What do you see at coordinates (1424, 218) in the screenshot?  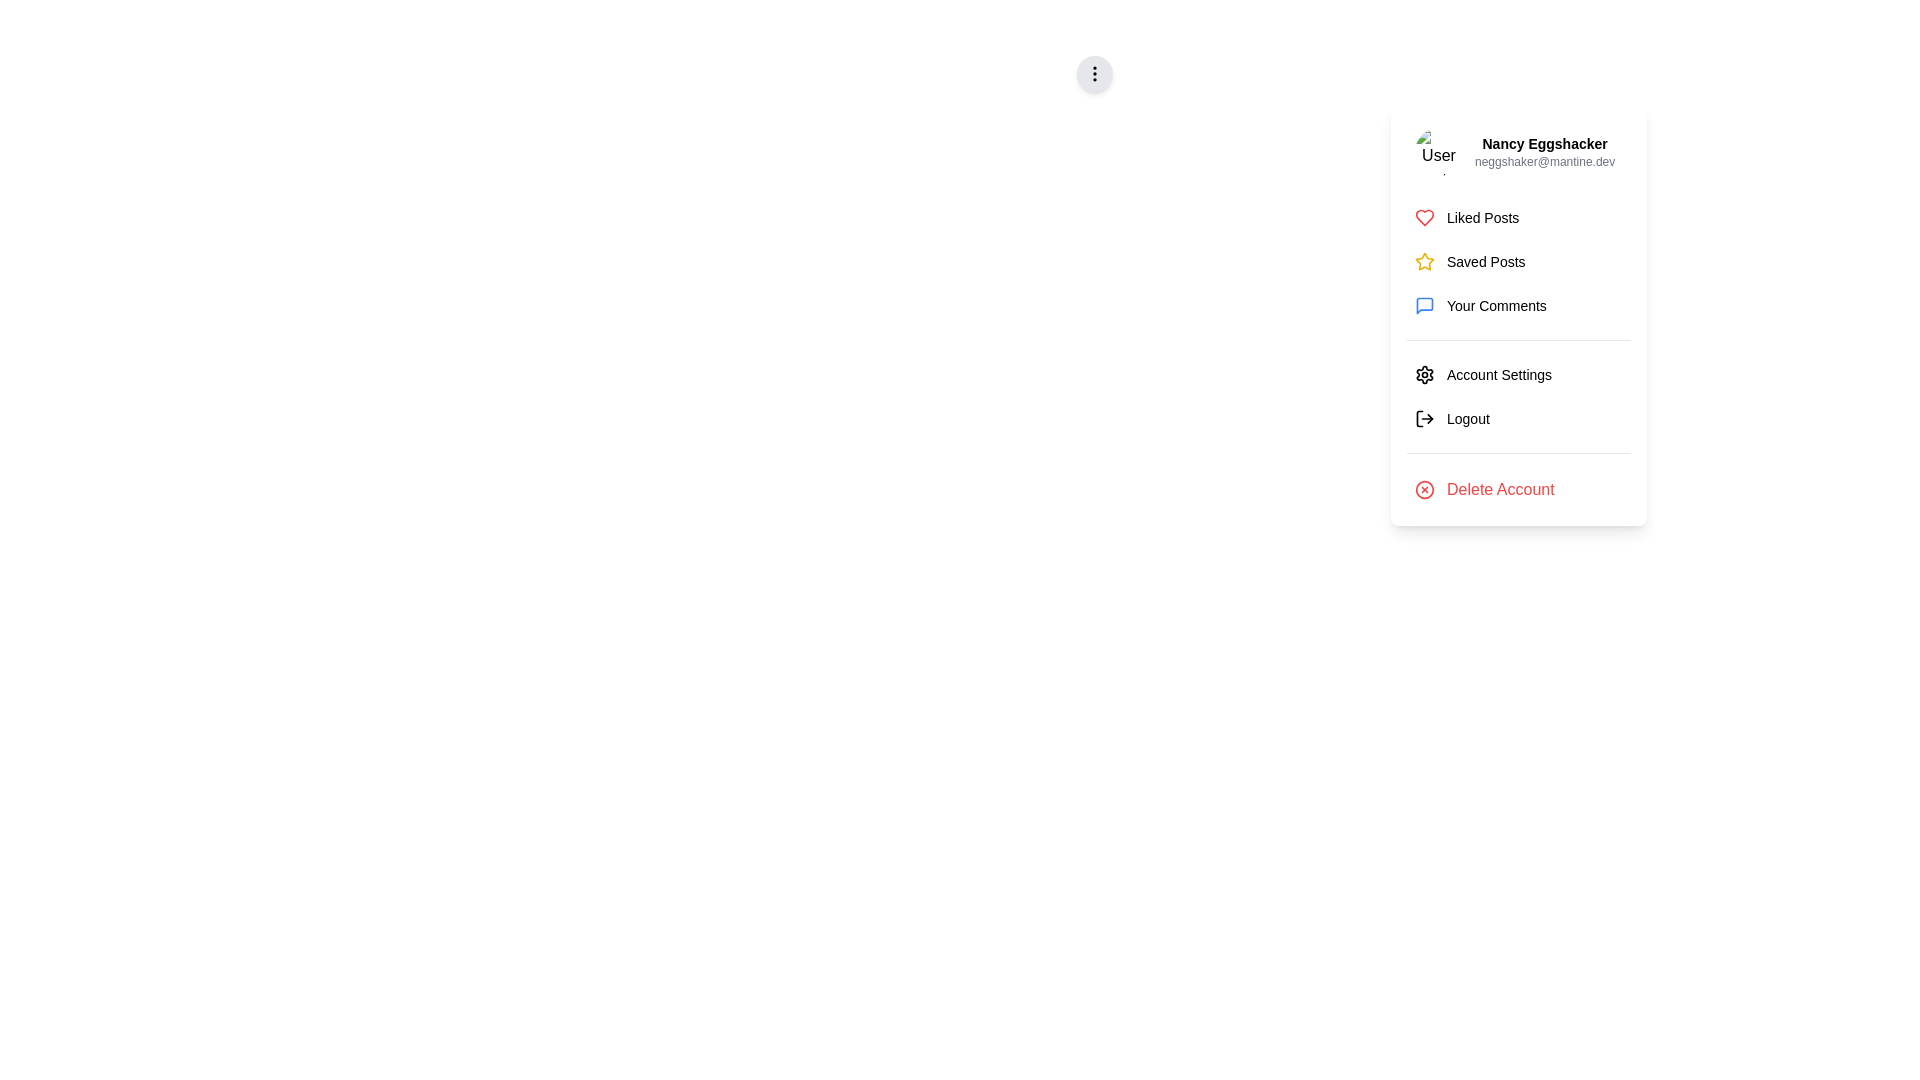 I see `the red heart icon, which is styled as an empty heart with a smooth, rounded structure, located to the left of the 'Liked Posts' text label in the pop-up menu, if it is interactive` at bounding box center [1424, 218].